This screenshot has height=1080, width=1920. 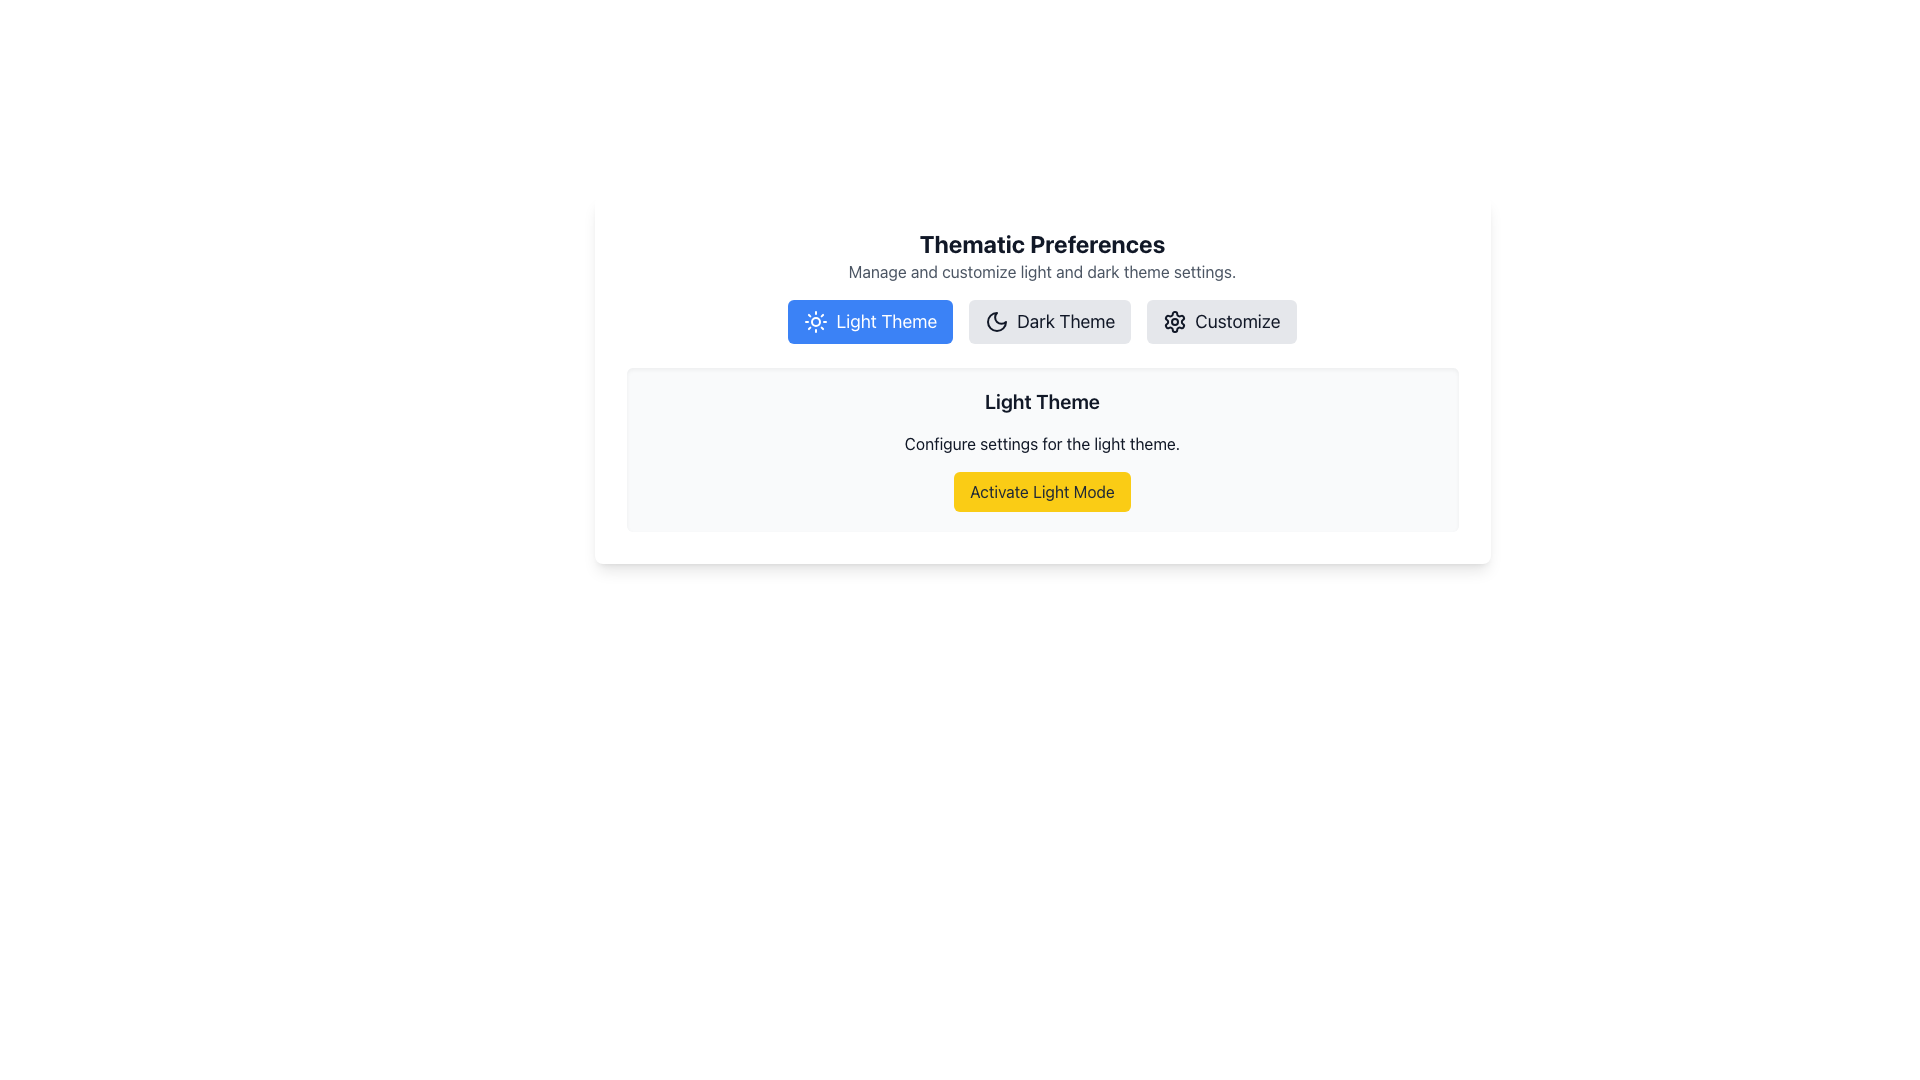 I want to click on the 'Light Theme' button, so click(x=870, y=320).